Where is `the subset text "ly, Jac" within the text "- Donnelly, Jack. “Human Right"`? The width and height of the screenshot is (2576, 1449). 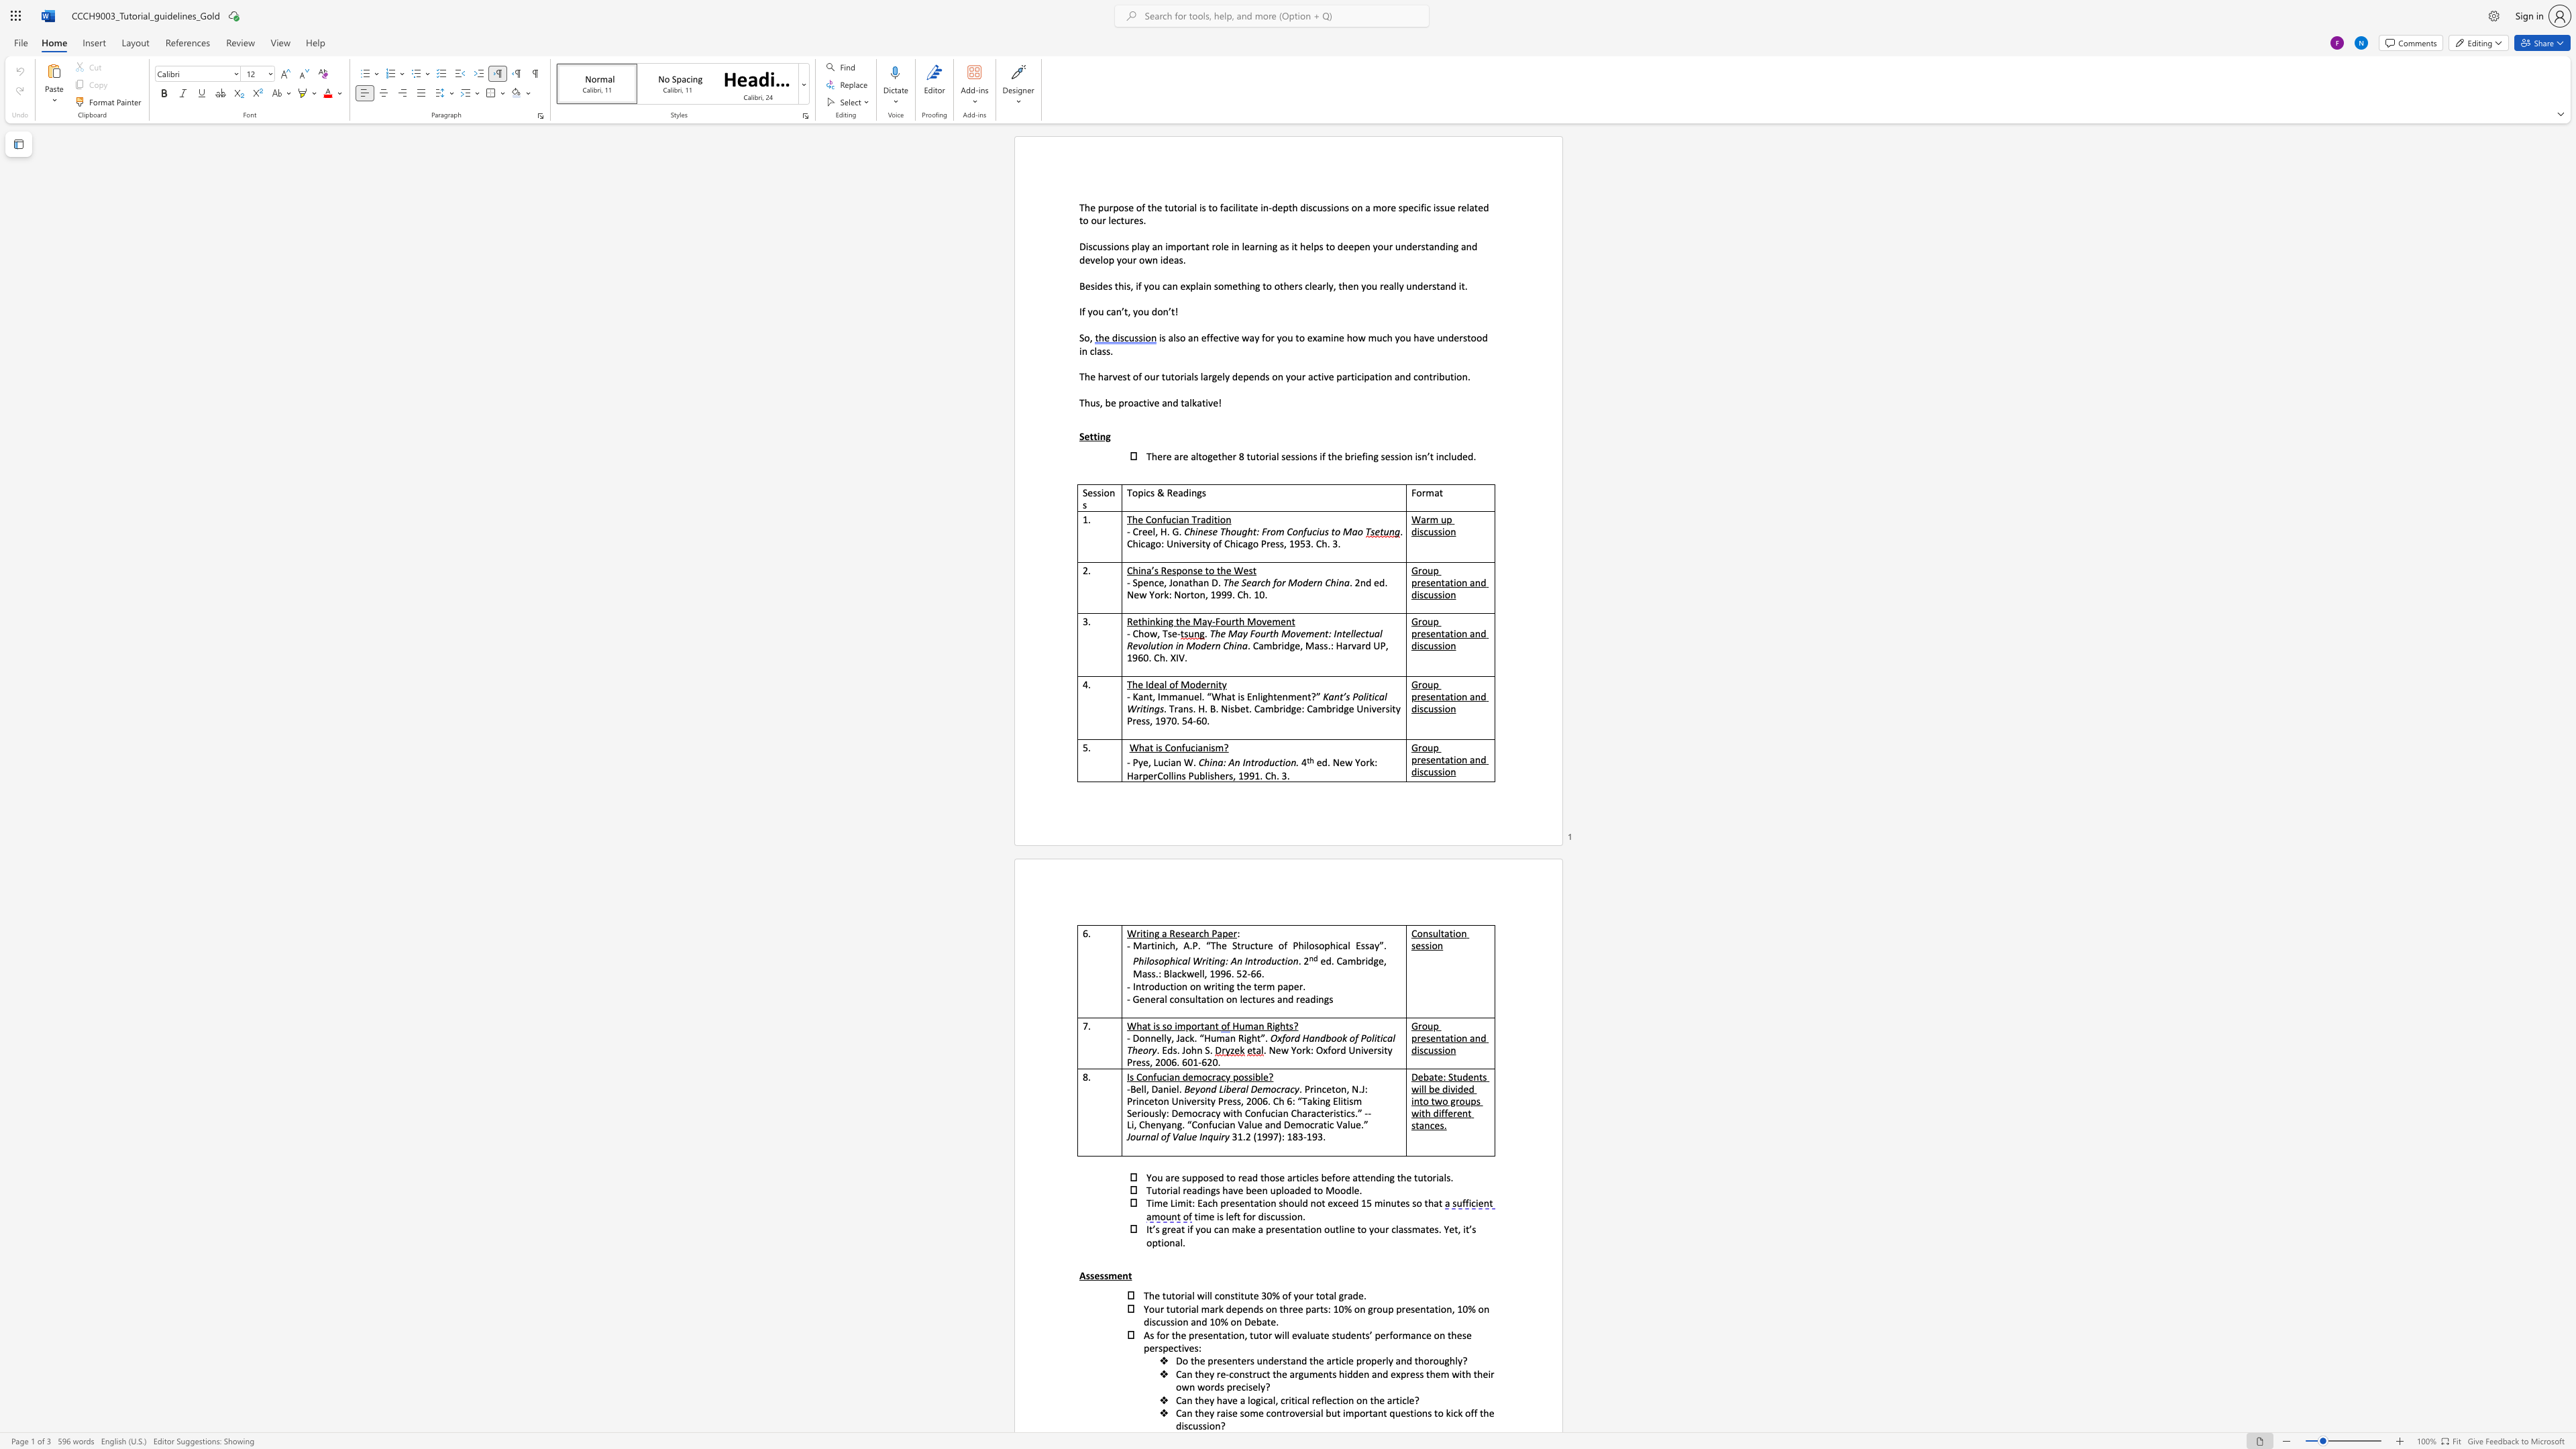 the subset text "ly, Jac" within the text "- Donnelly, Jack. “Human Right" is located at coordinates (1163, 1038).